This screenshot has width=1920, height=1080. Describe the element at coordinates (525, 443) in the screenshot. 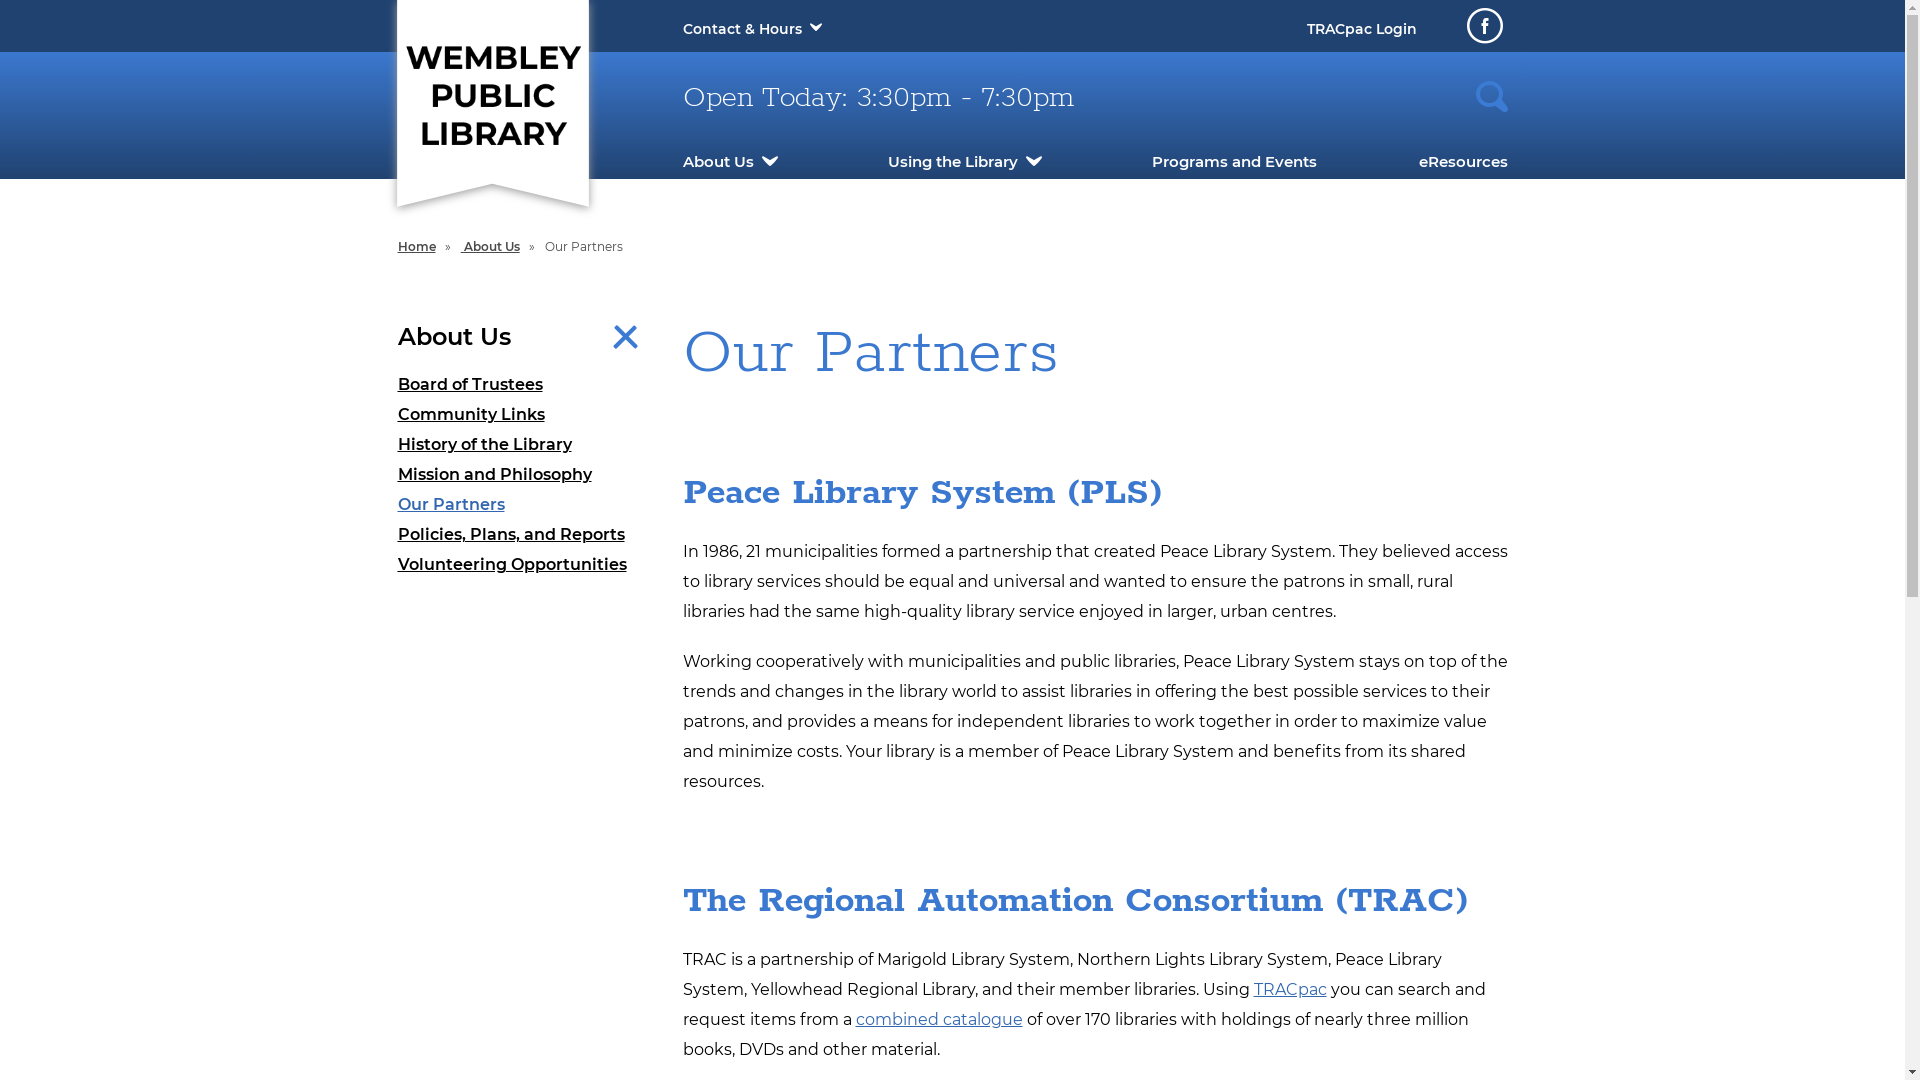

I see `'History of the Library'` at that location.